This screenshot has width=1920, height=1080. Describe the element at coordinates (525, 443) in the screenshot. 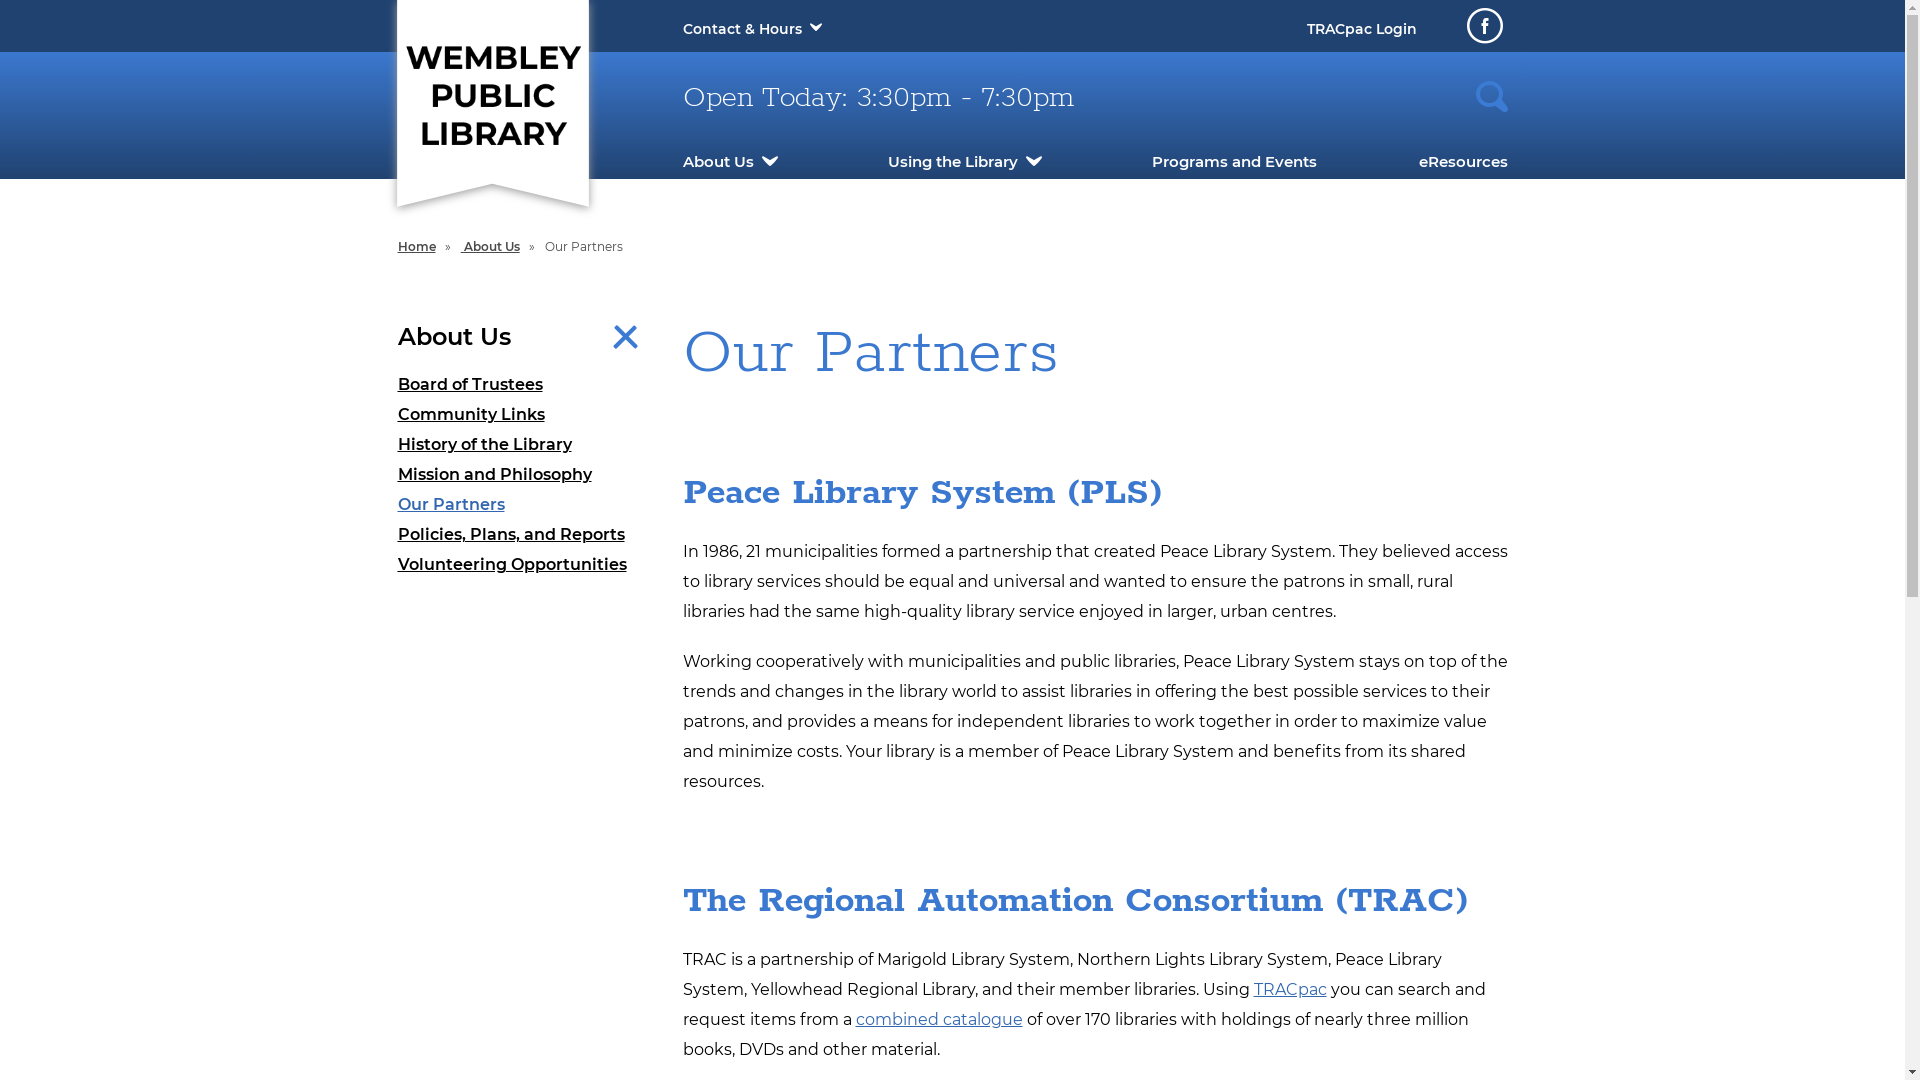

I see `'History of the Library'` at that location.